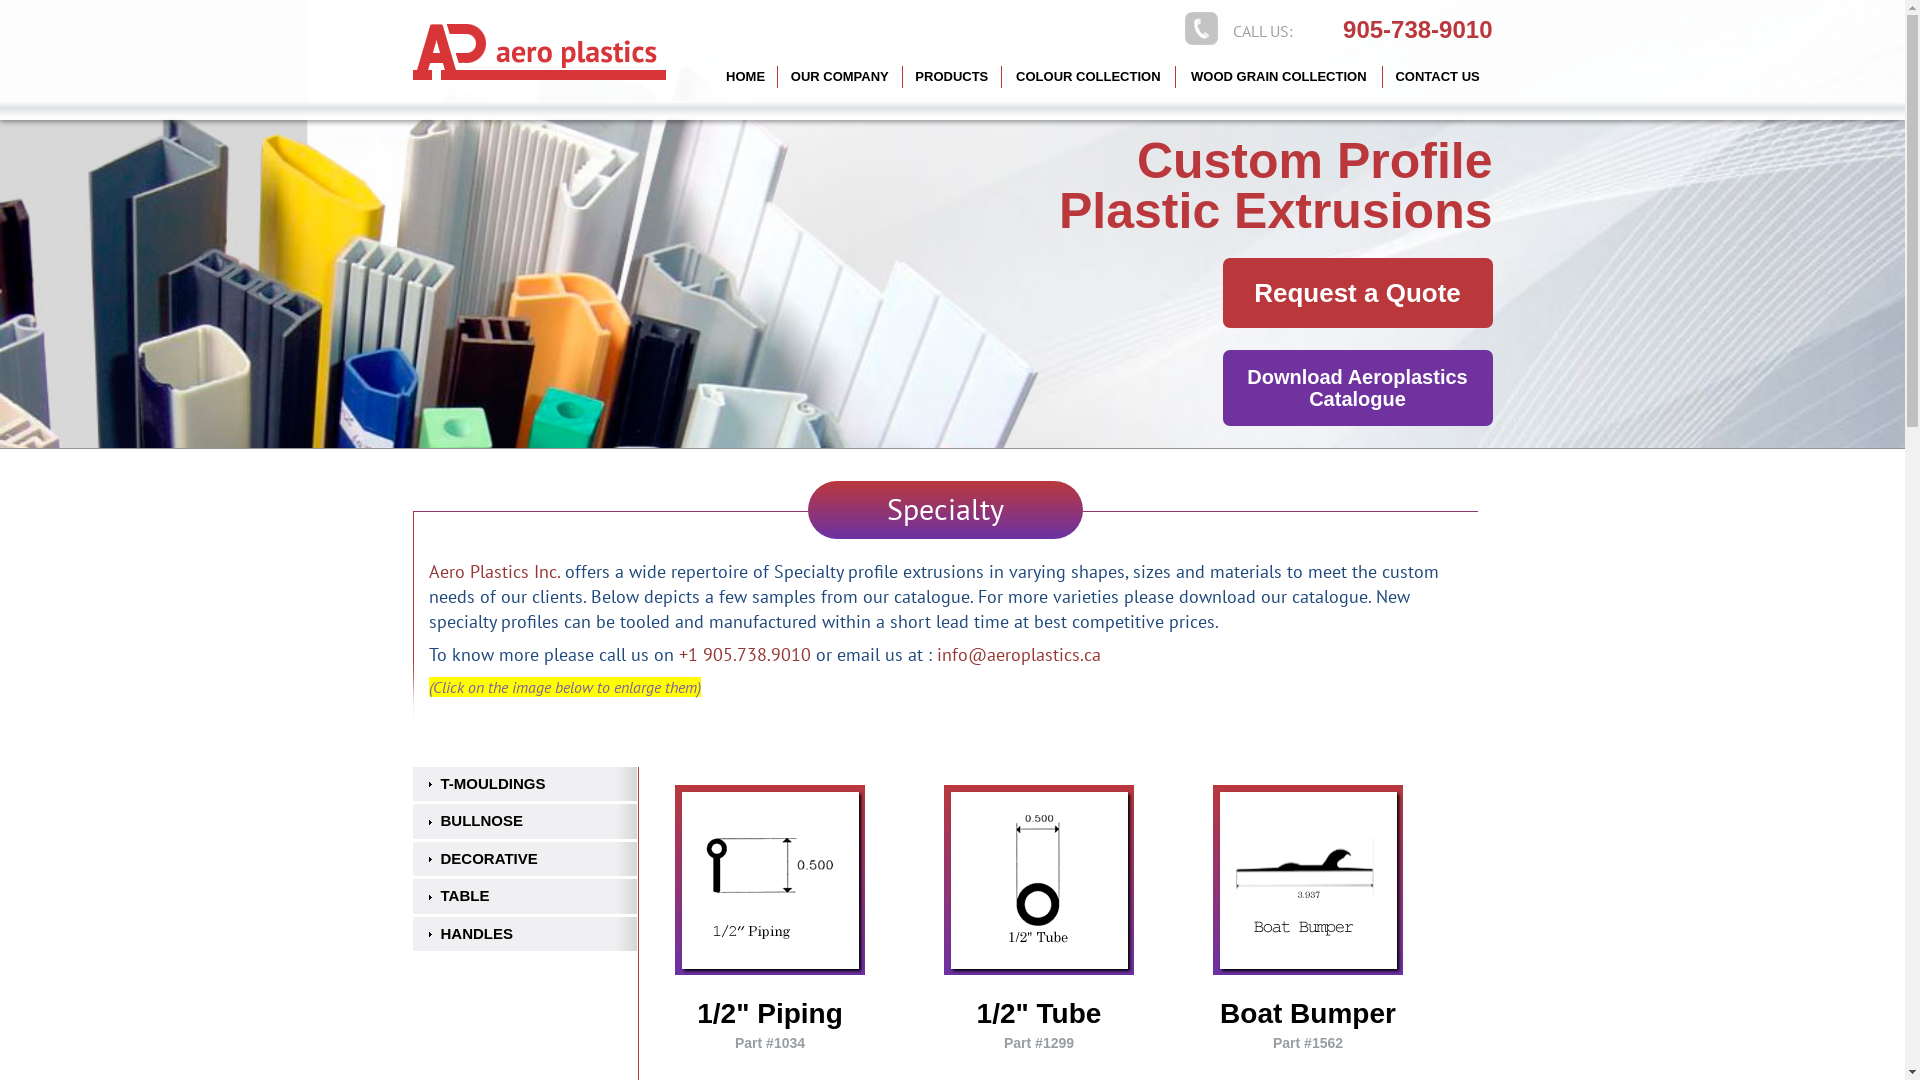  I want to click on 'HANDLES', so click(524, 934).